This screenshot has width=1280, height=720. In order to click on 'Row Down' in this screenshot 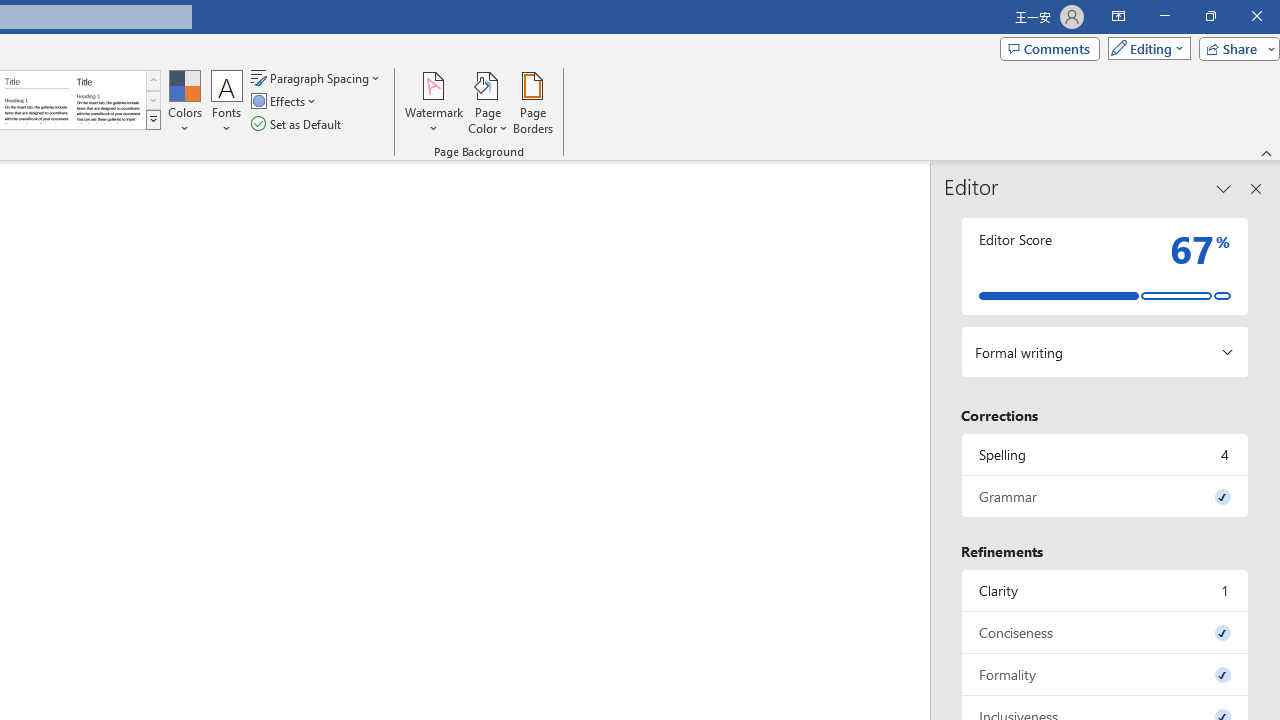, I will do `click(152, 100)`.